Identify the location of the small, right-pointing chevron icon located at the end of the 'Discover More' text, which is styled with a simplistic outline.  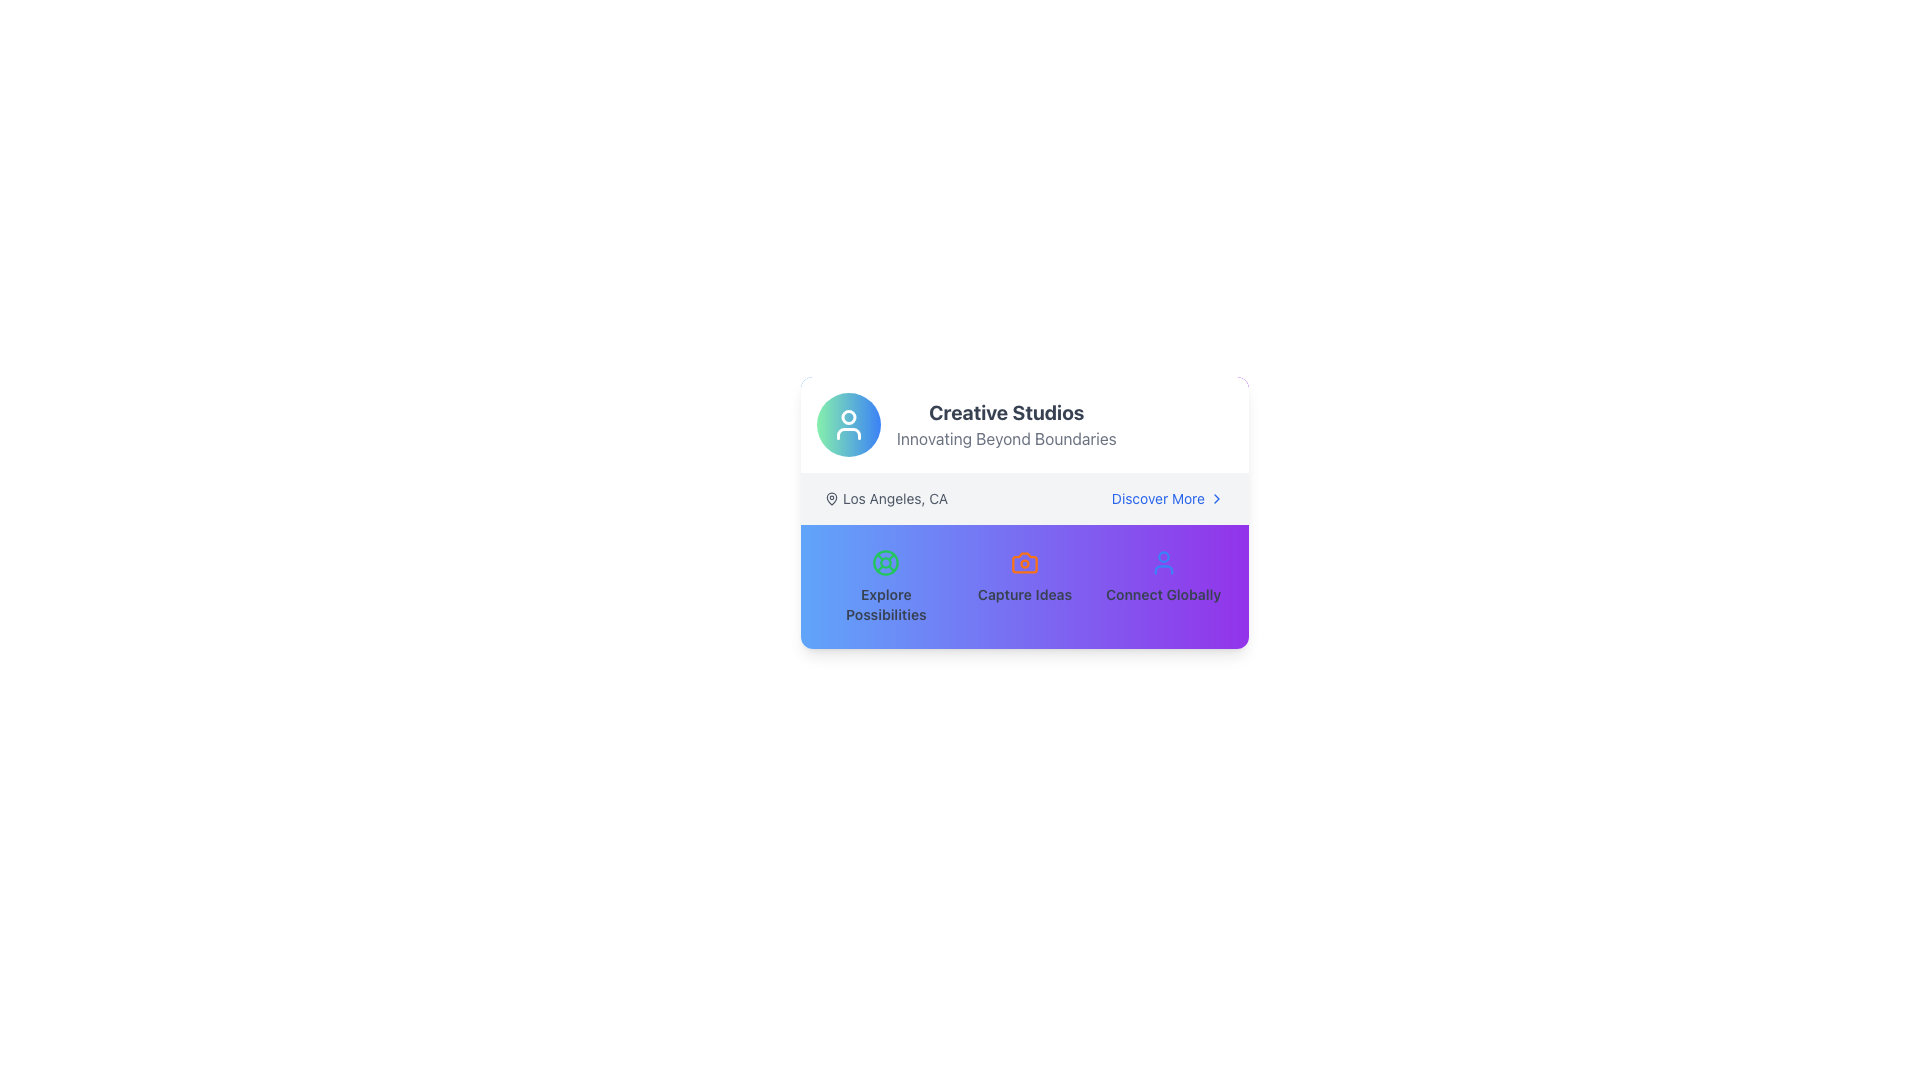
(1216, 497).